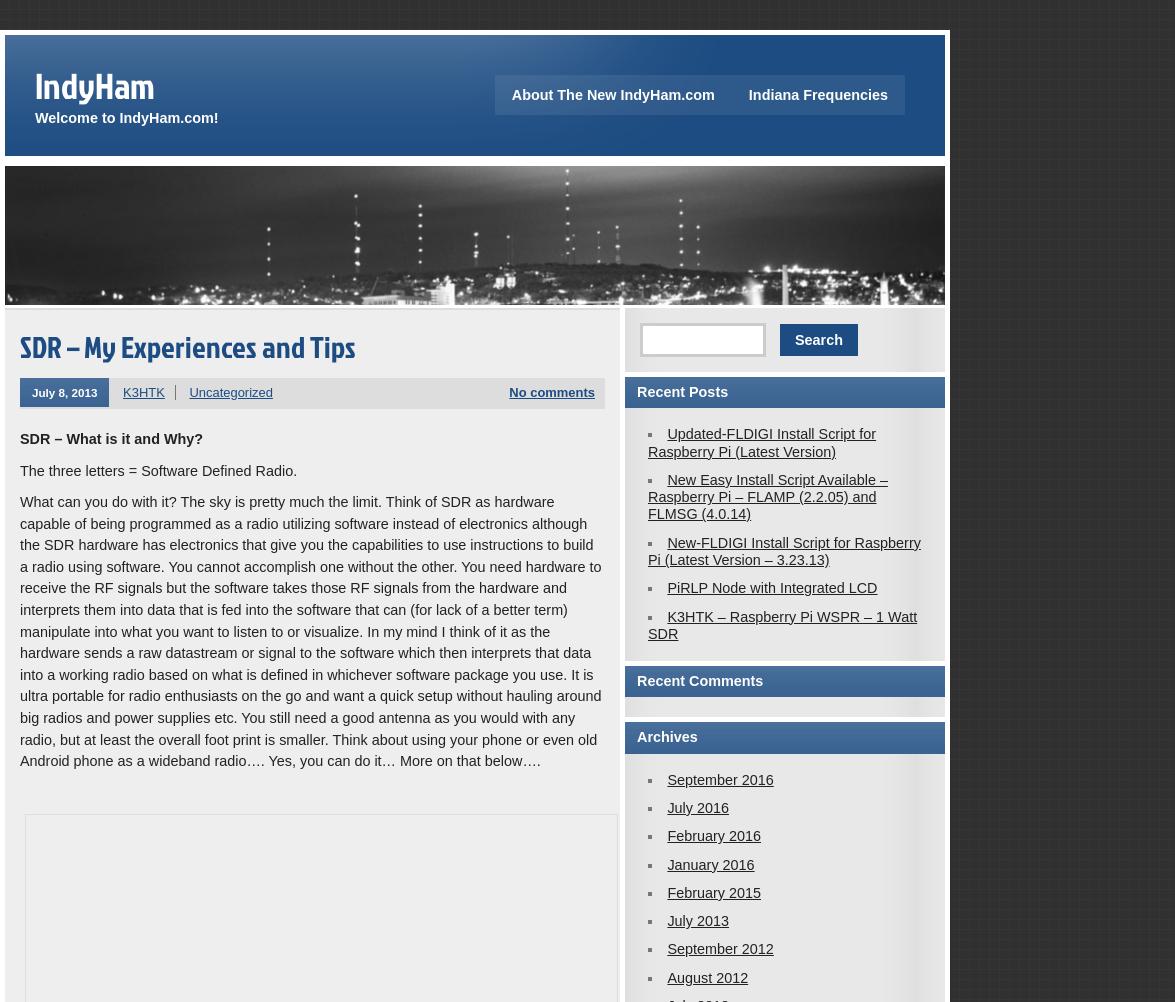 Image resolution: width=1175 pixels, height=1002 pixels. Describe the element at coordinates (158, 469) in the screenshot. I see `'The three letters = Software Defined Radio.'` at that location.